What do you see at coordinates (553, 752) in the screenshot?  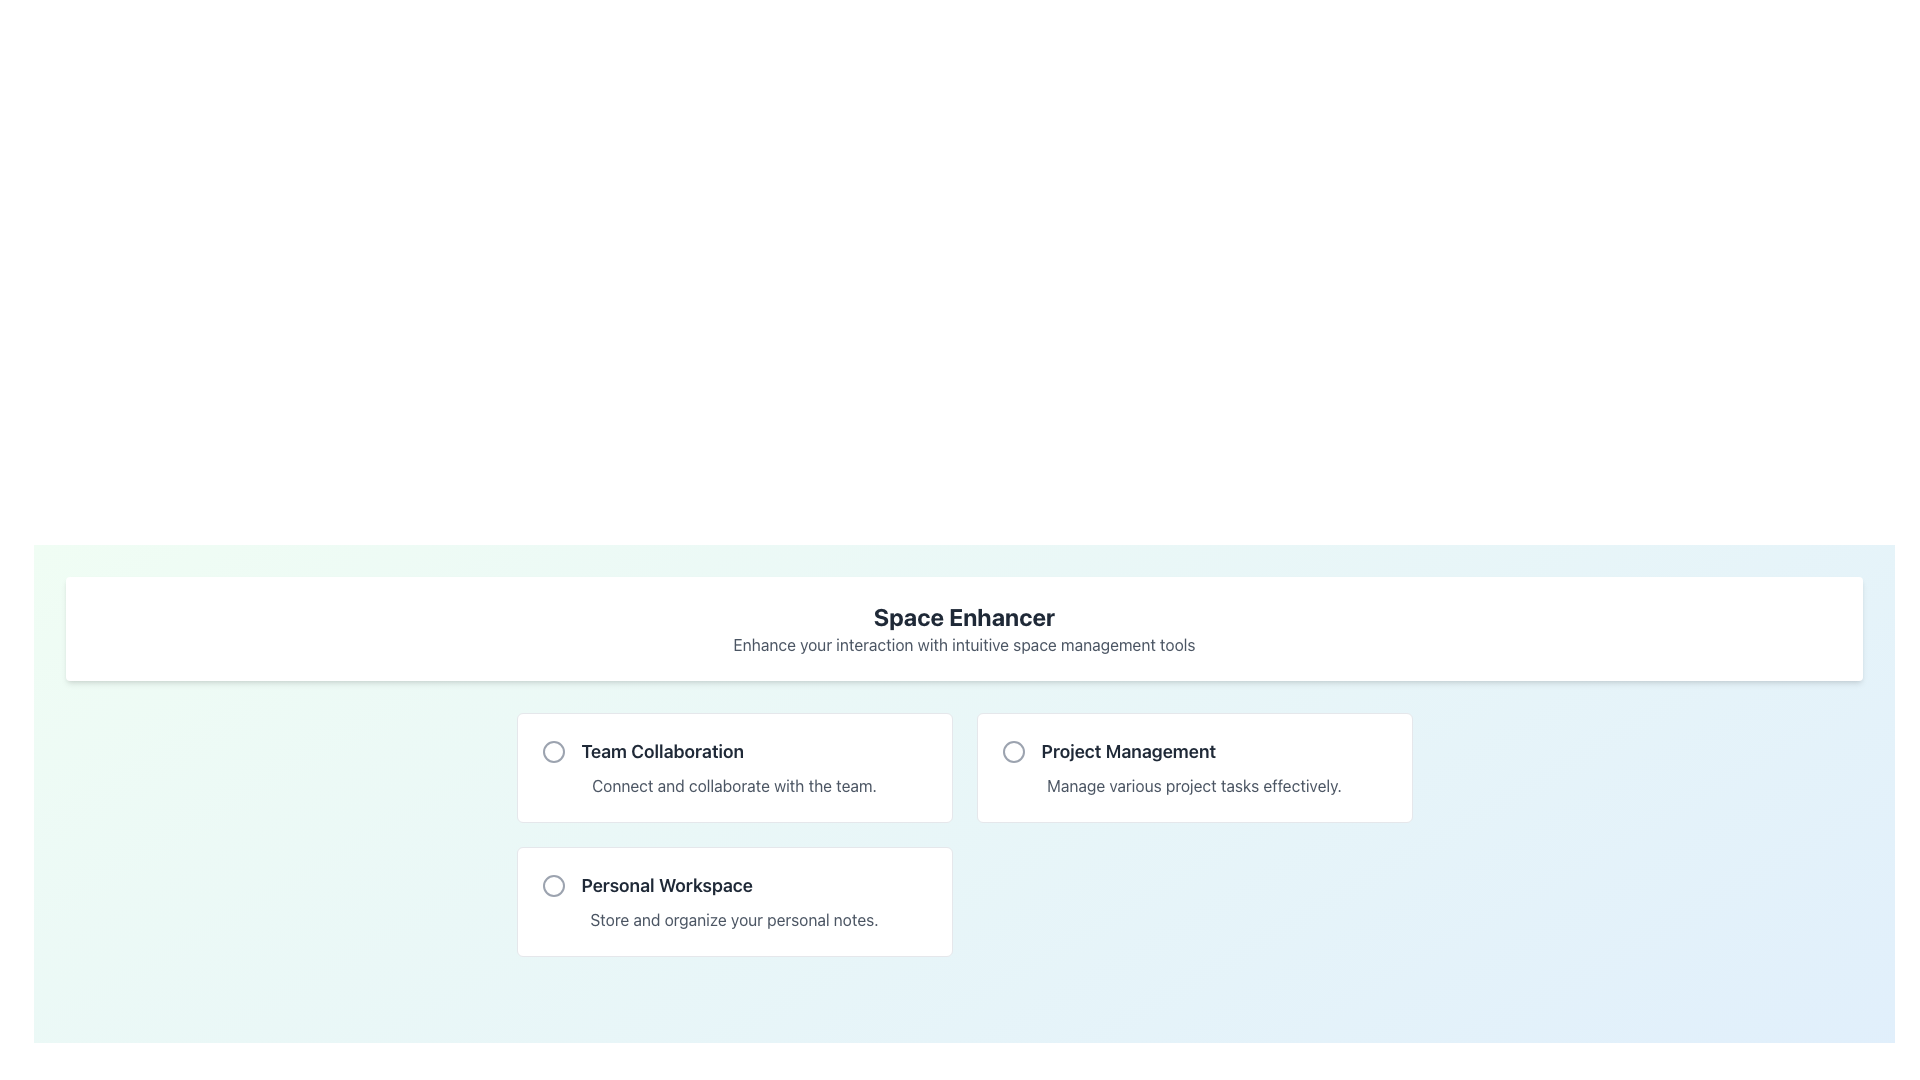 I see `the inner circular part of the SVG Circle located beside the label 'Team Collaboration' within the selectable choices section` at bounding box center [553, 752].